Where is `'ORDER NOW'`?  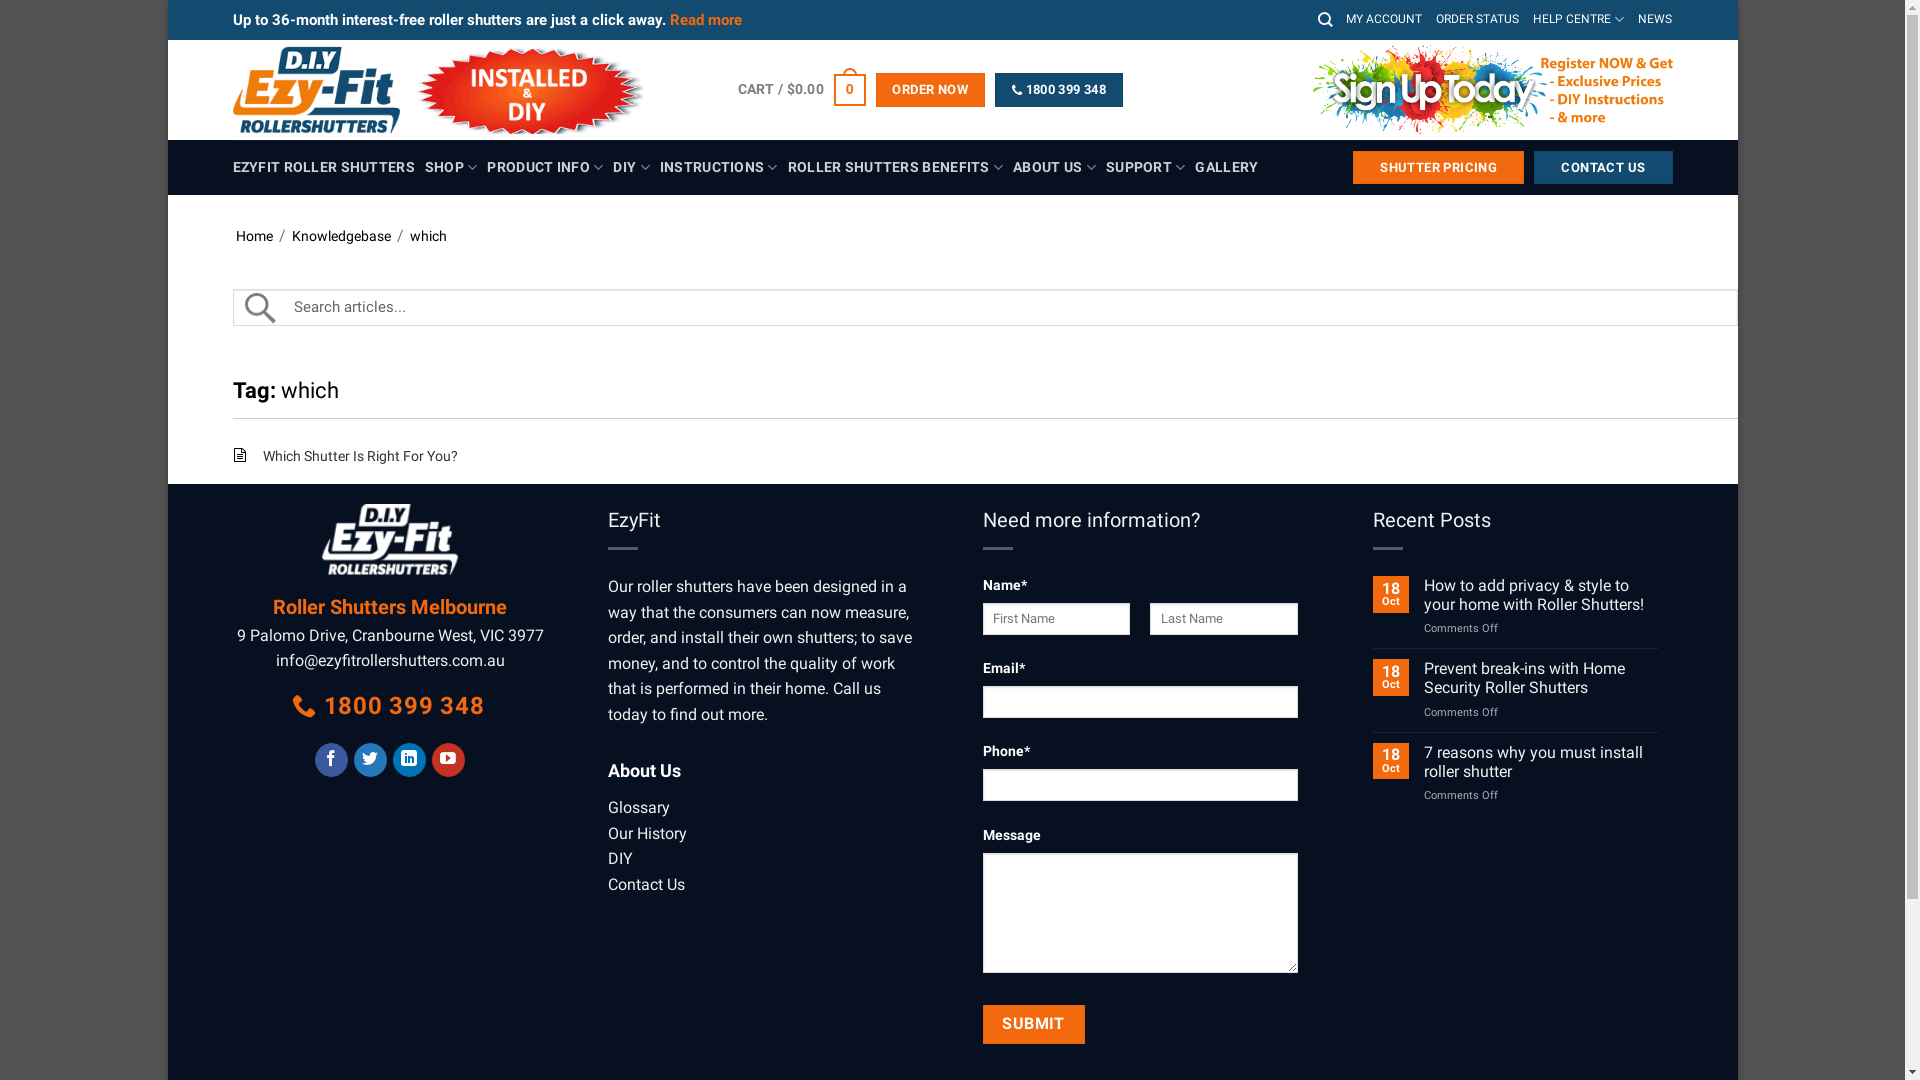
'ORDER NOW' is located at coordinates (929, 88).